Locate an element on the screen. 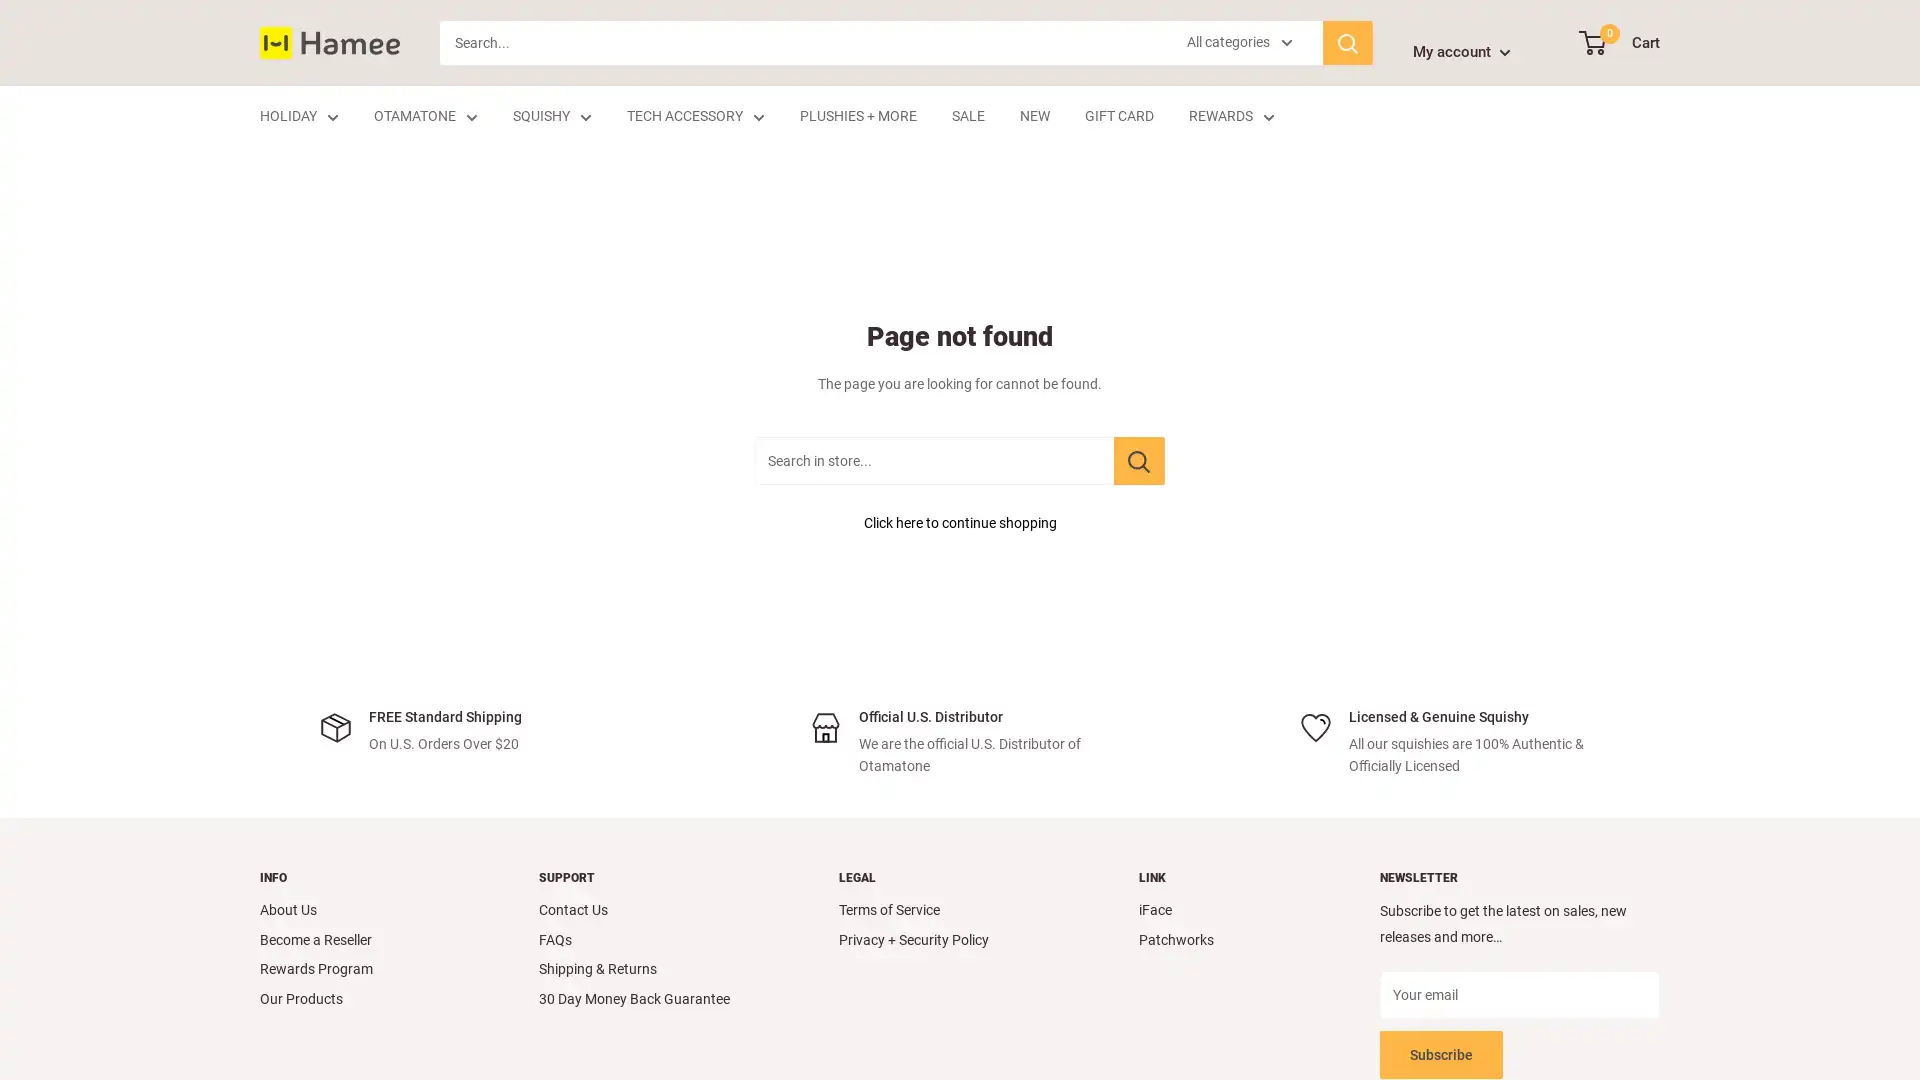  Search is located at coordinates (1348, 42).